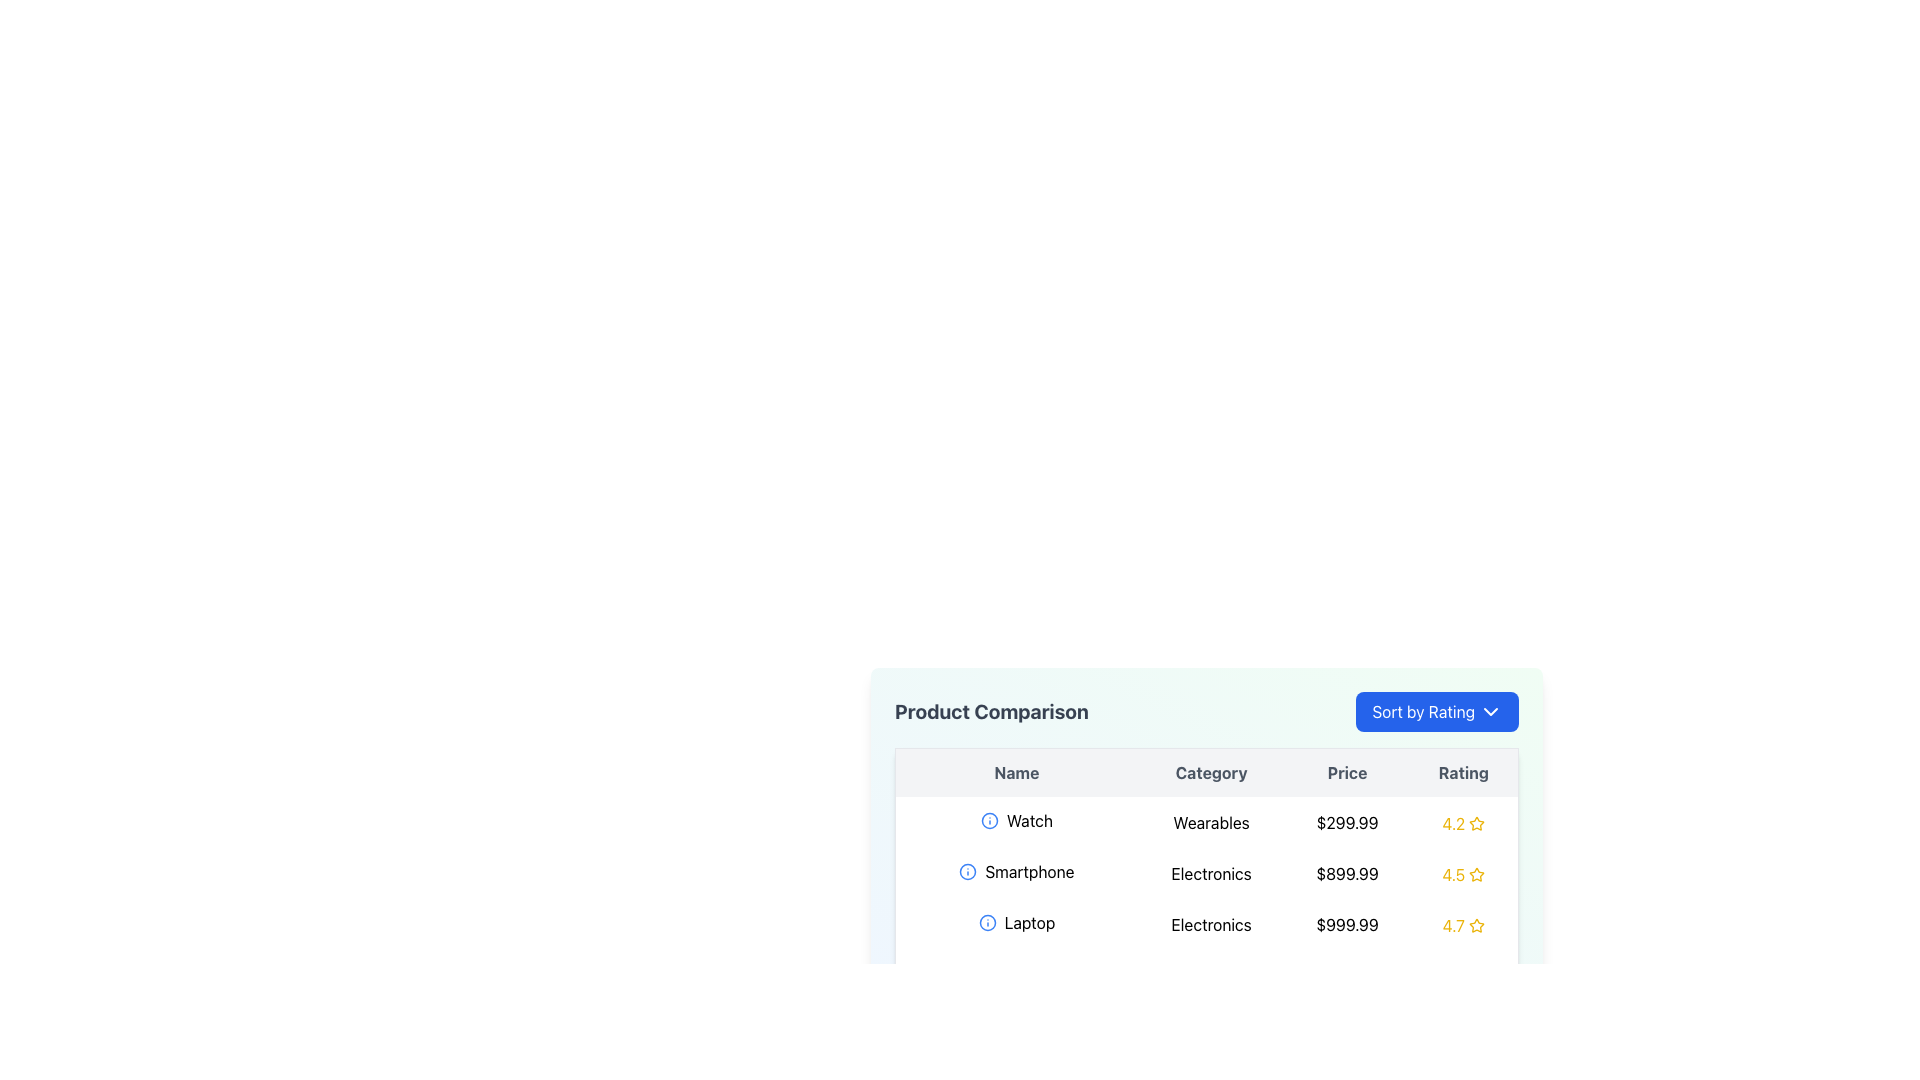  What do you see at coordinates (1463, 925) in the screenshot?
I see `the rating element for the product 'Laptop'` at bounding box center [1463, 925].